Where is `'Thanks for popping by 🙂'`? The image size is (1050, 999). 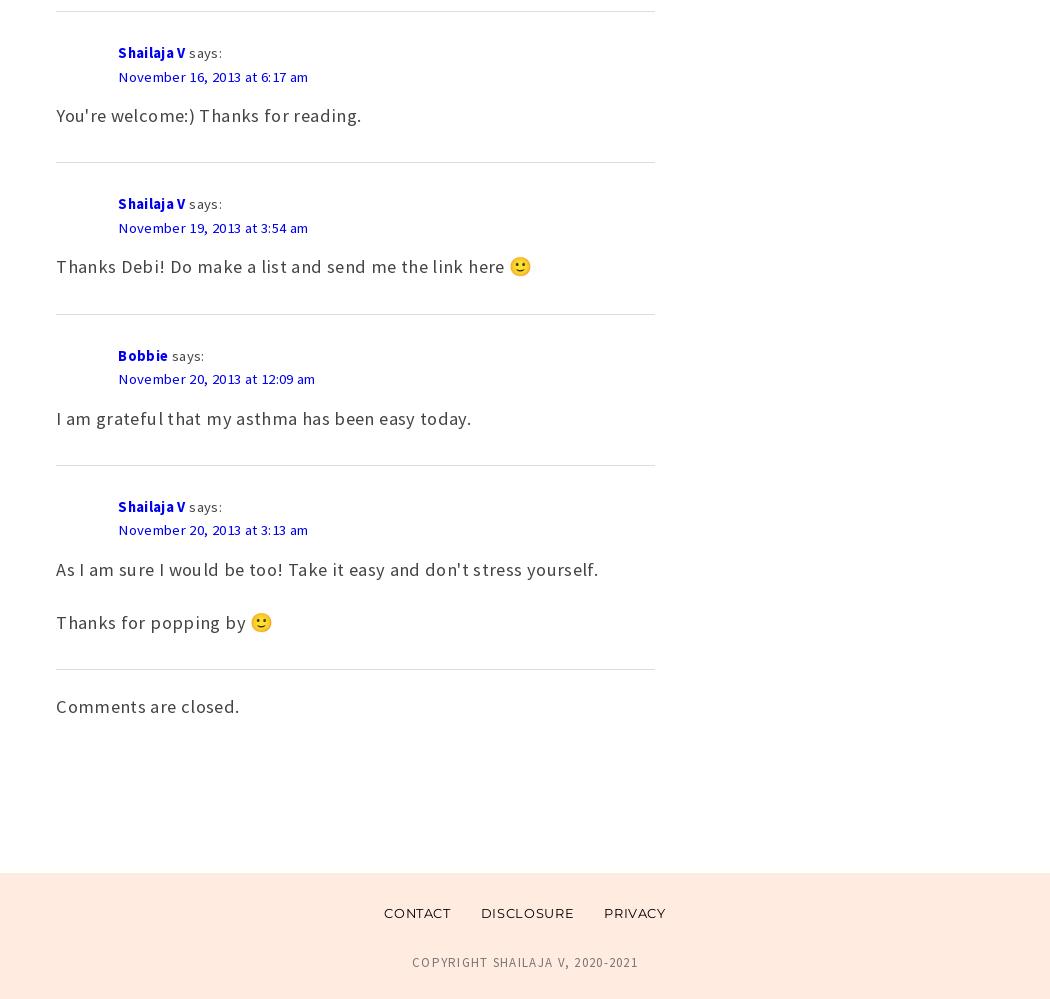
'Thanks for popping by 🙂' is located at coordinates (164, 621).